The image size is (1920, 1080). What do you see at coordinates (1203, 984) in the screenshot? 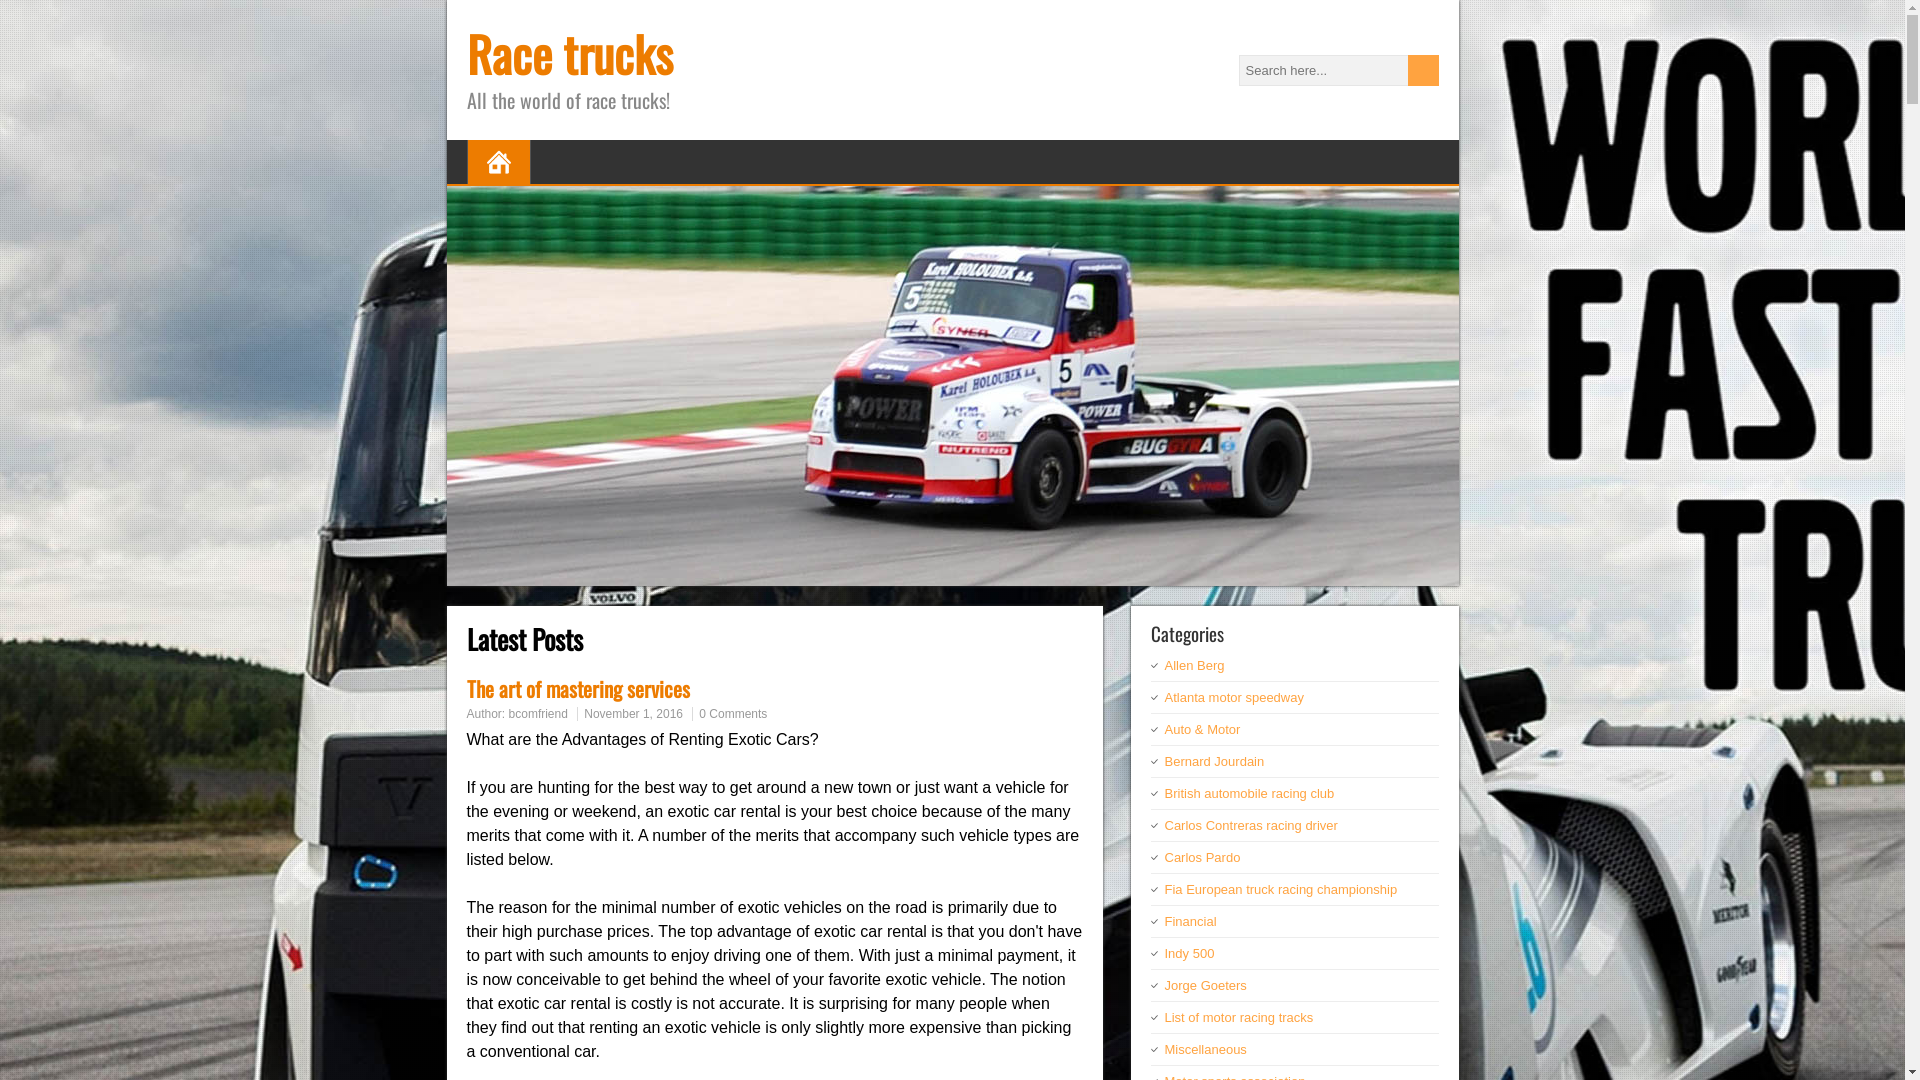
I see `'Jorge Goeters'` at bounding box center [1203, 984].